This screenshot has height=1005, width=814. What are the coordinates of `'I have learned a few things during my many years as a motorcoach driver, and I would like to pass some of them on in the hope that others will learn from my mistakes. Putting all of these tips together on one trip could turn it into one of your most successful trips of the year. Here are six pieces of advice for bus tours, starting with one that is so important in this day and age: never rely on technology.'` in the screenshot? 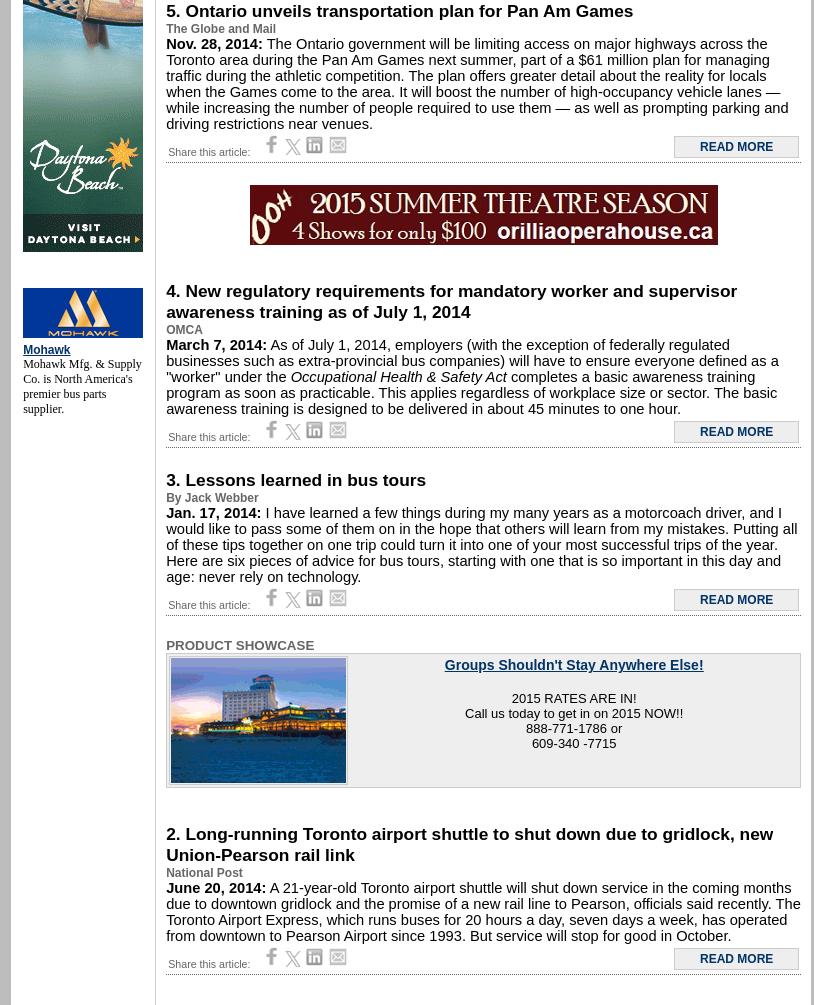 It's located at (480, 544).